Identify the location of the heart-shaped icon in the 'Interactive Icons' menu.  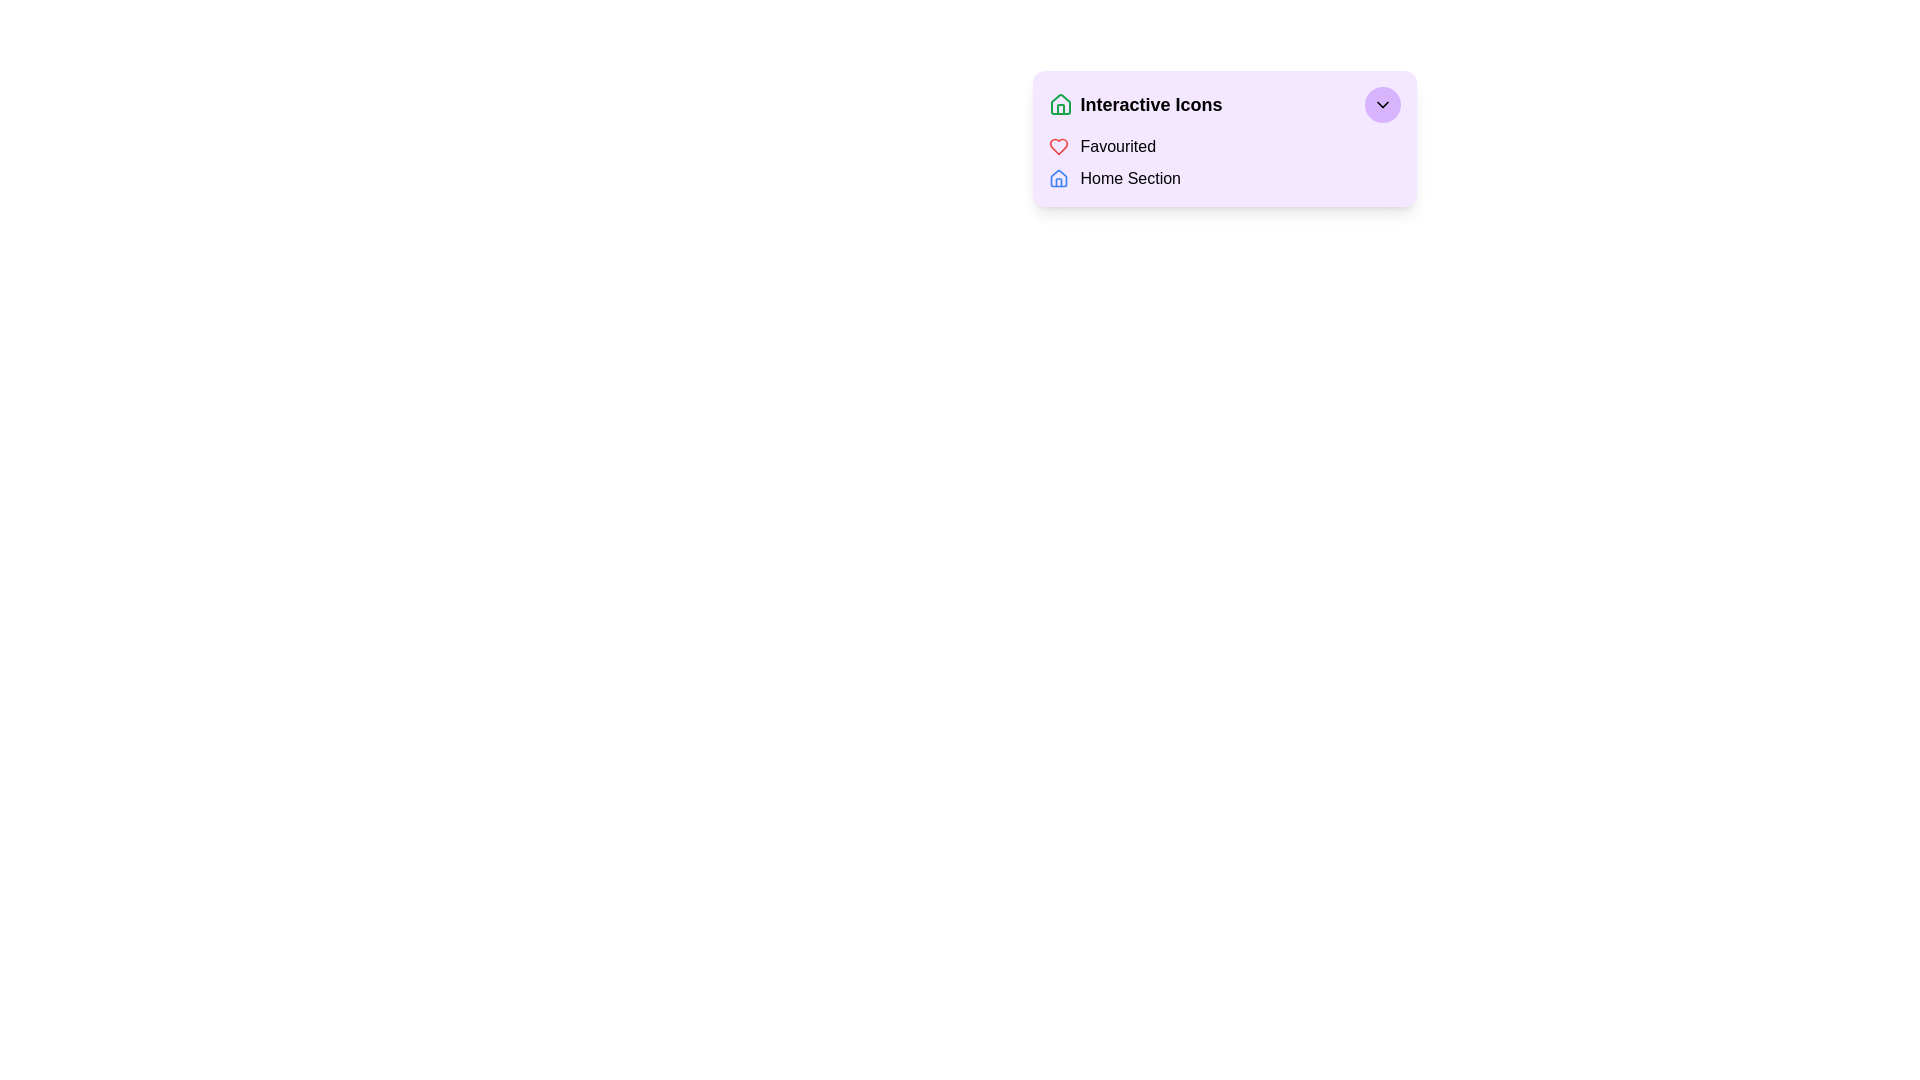
(1057, 145).